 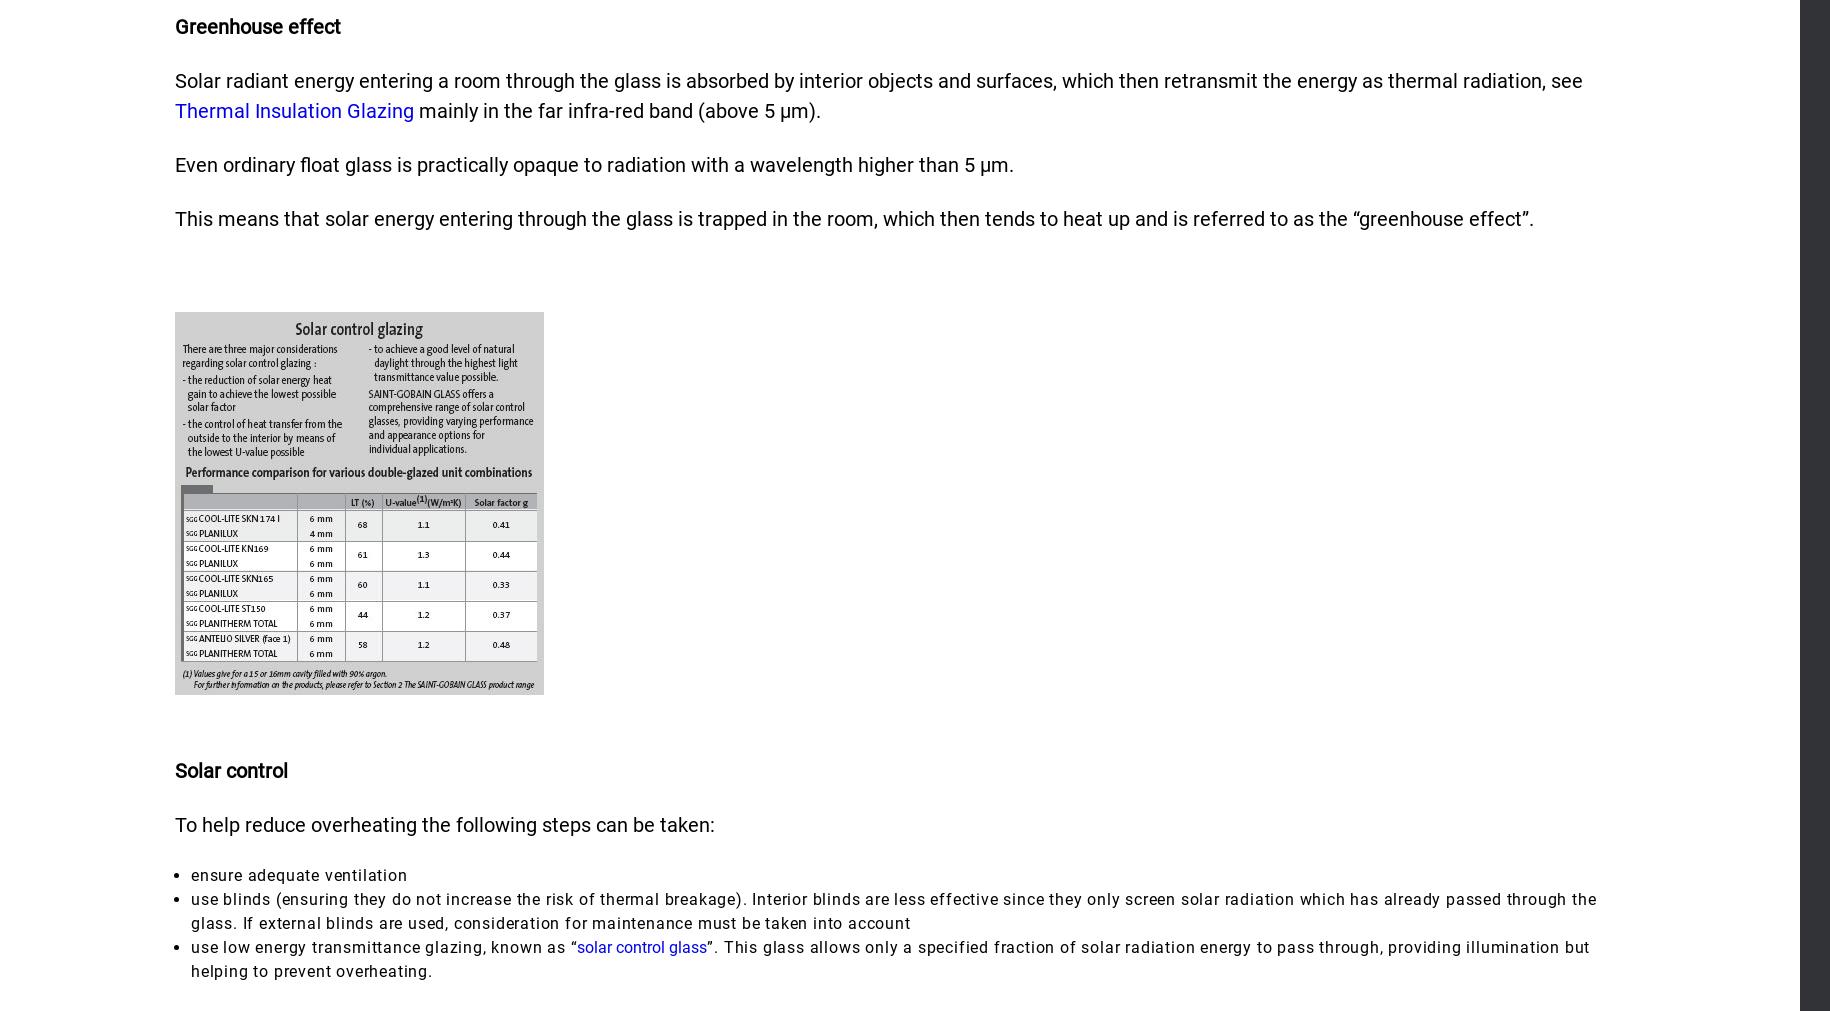 What do you see at coordinates (382, 946) in the screenshot?
I see `'use low energy transmittance glazing, known as “'` at bounding box center [382, 946].